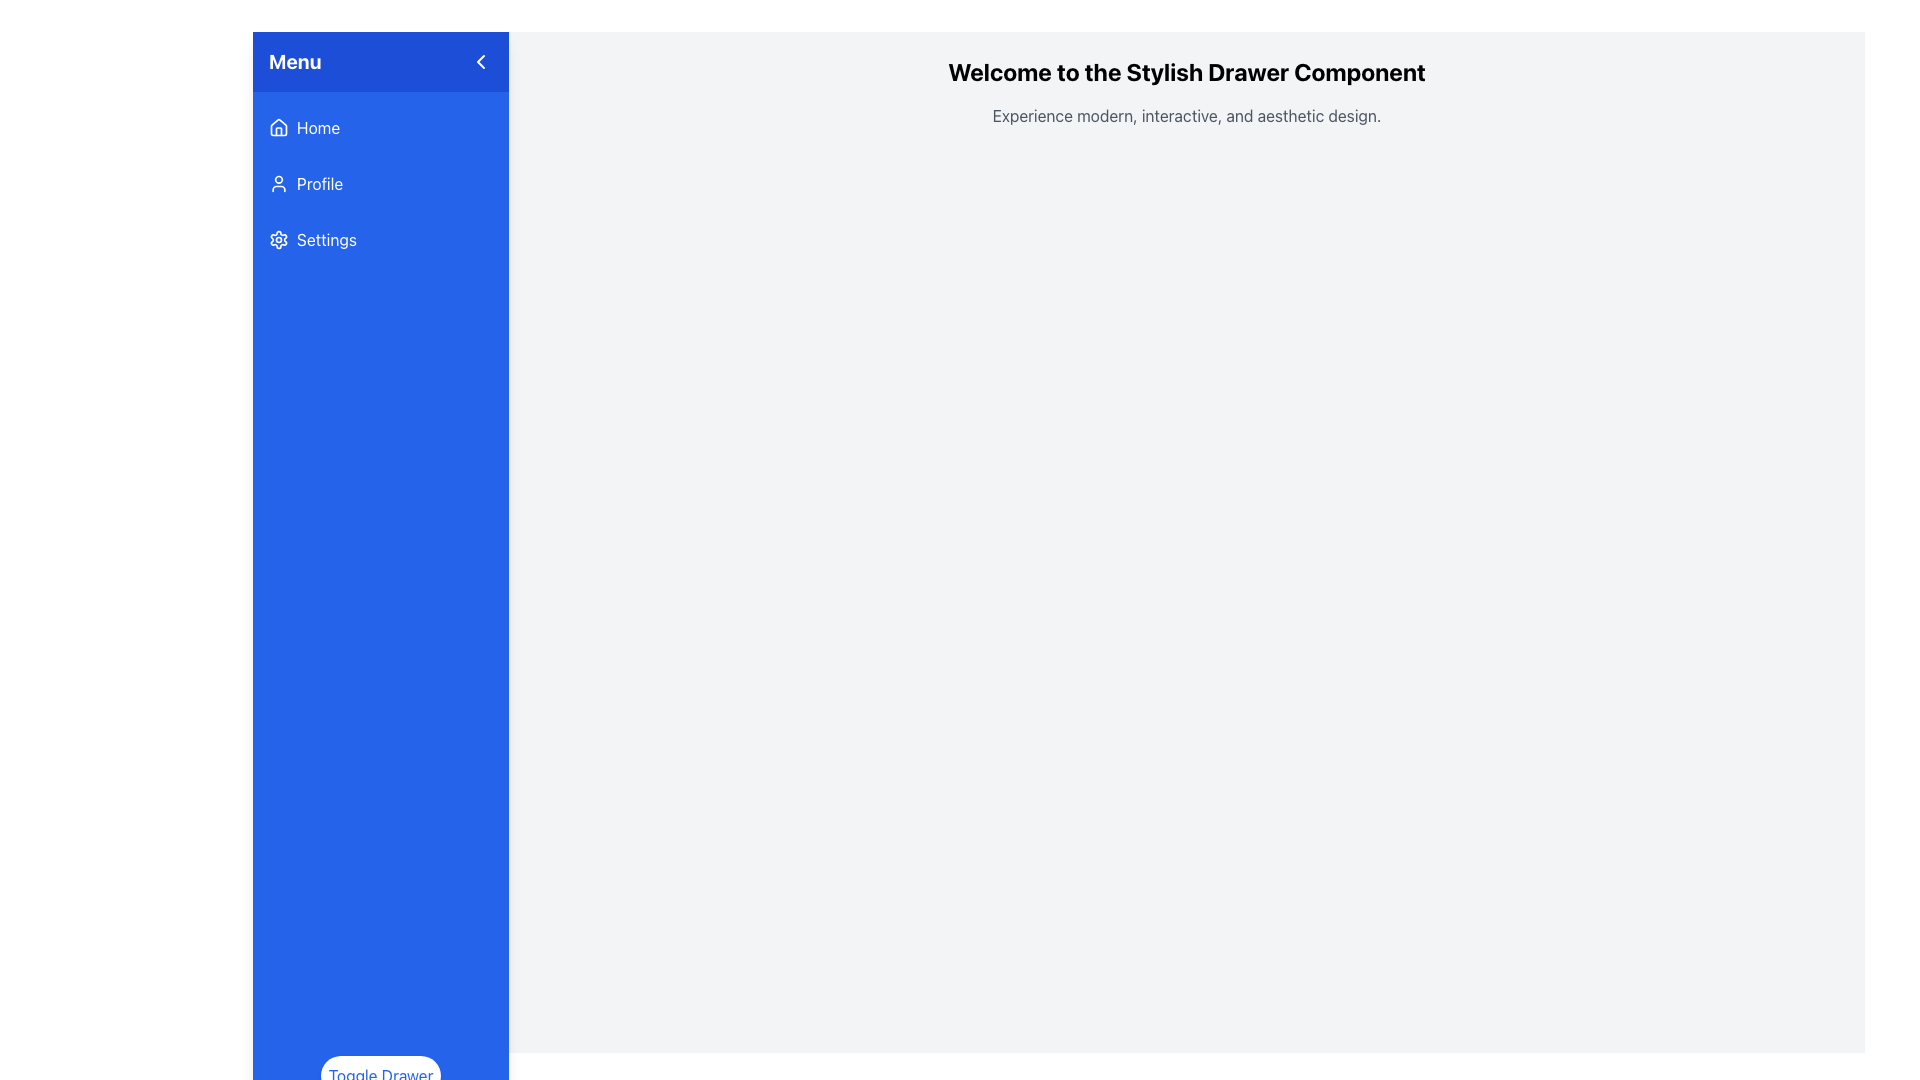 This screenshot has height=1080, width=1920. What do you see at coordinates (294, 60) in the screenshot?
I see `the Text Label that serves as the heading for the sidebar menu, located at the top-left corner of the sidebar region with a blue background` at bounding box center [294, 60].